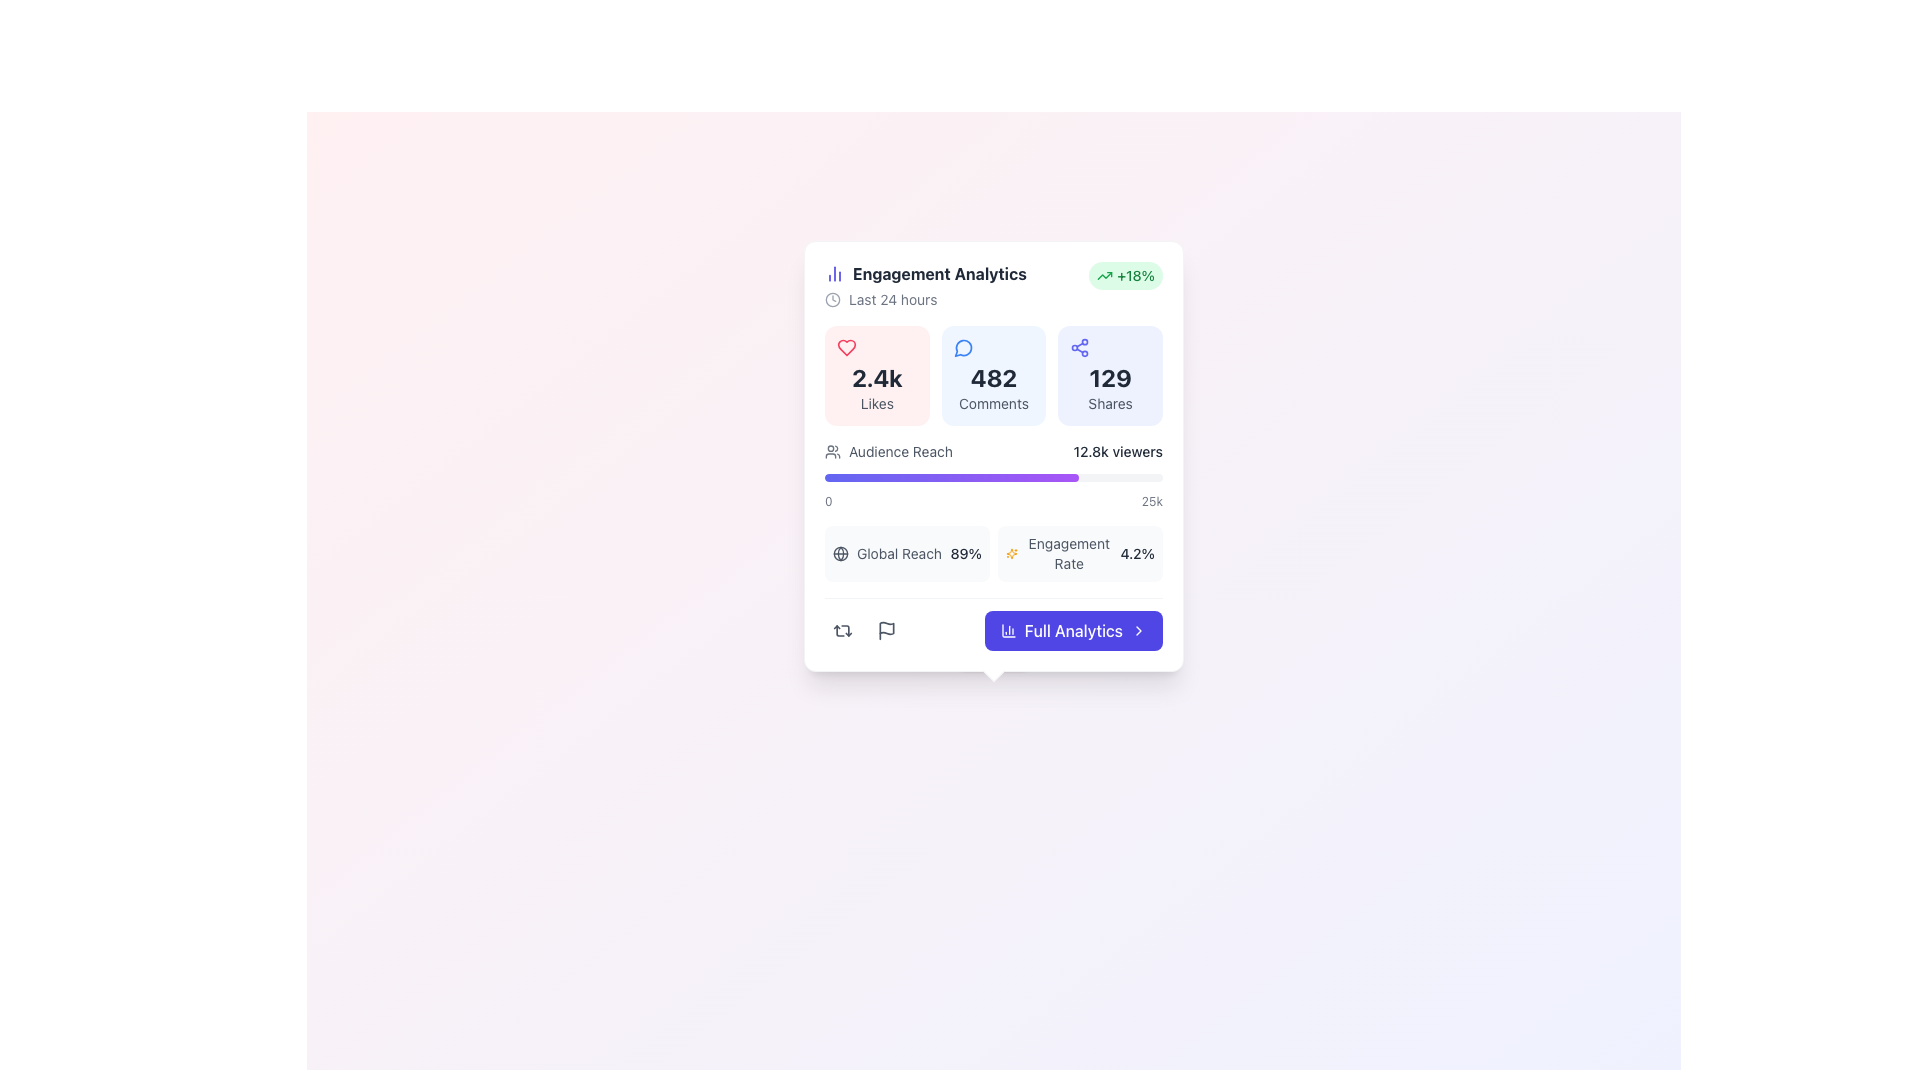 This screenshot has height=1080, width=1920. I want to click on the text 'Engagement Analytics' located in the top-left portion of the card header, so click(925, 285).